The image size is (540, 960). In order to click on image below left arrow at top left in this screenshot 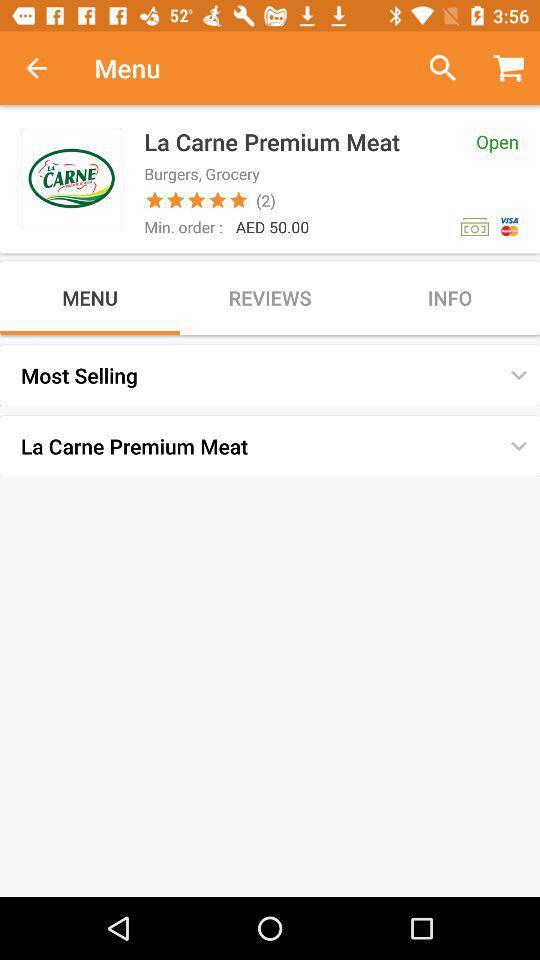, I will do `click(70, 178)`.